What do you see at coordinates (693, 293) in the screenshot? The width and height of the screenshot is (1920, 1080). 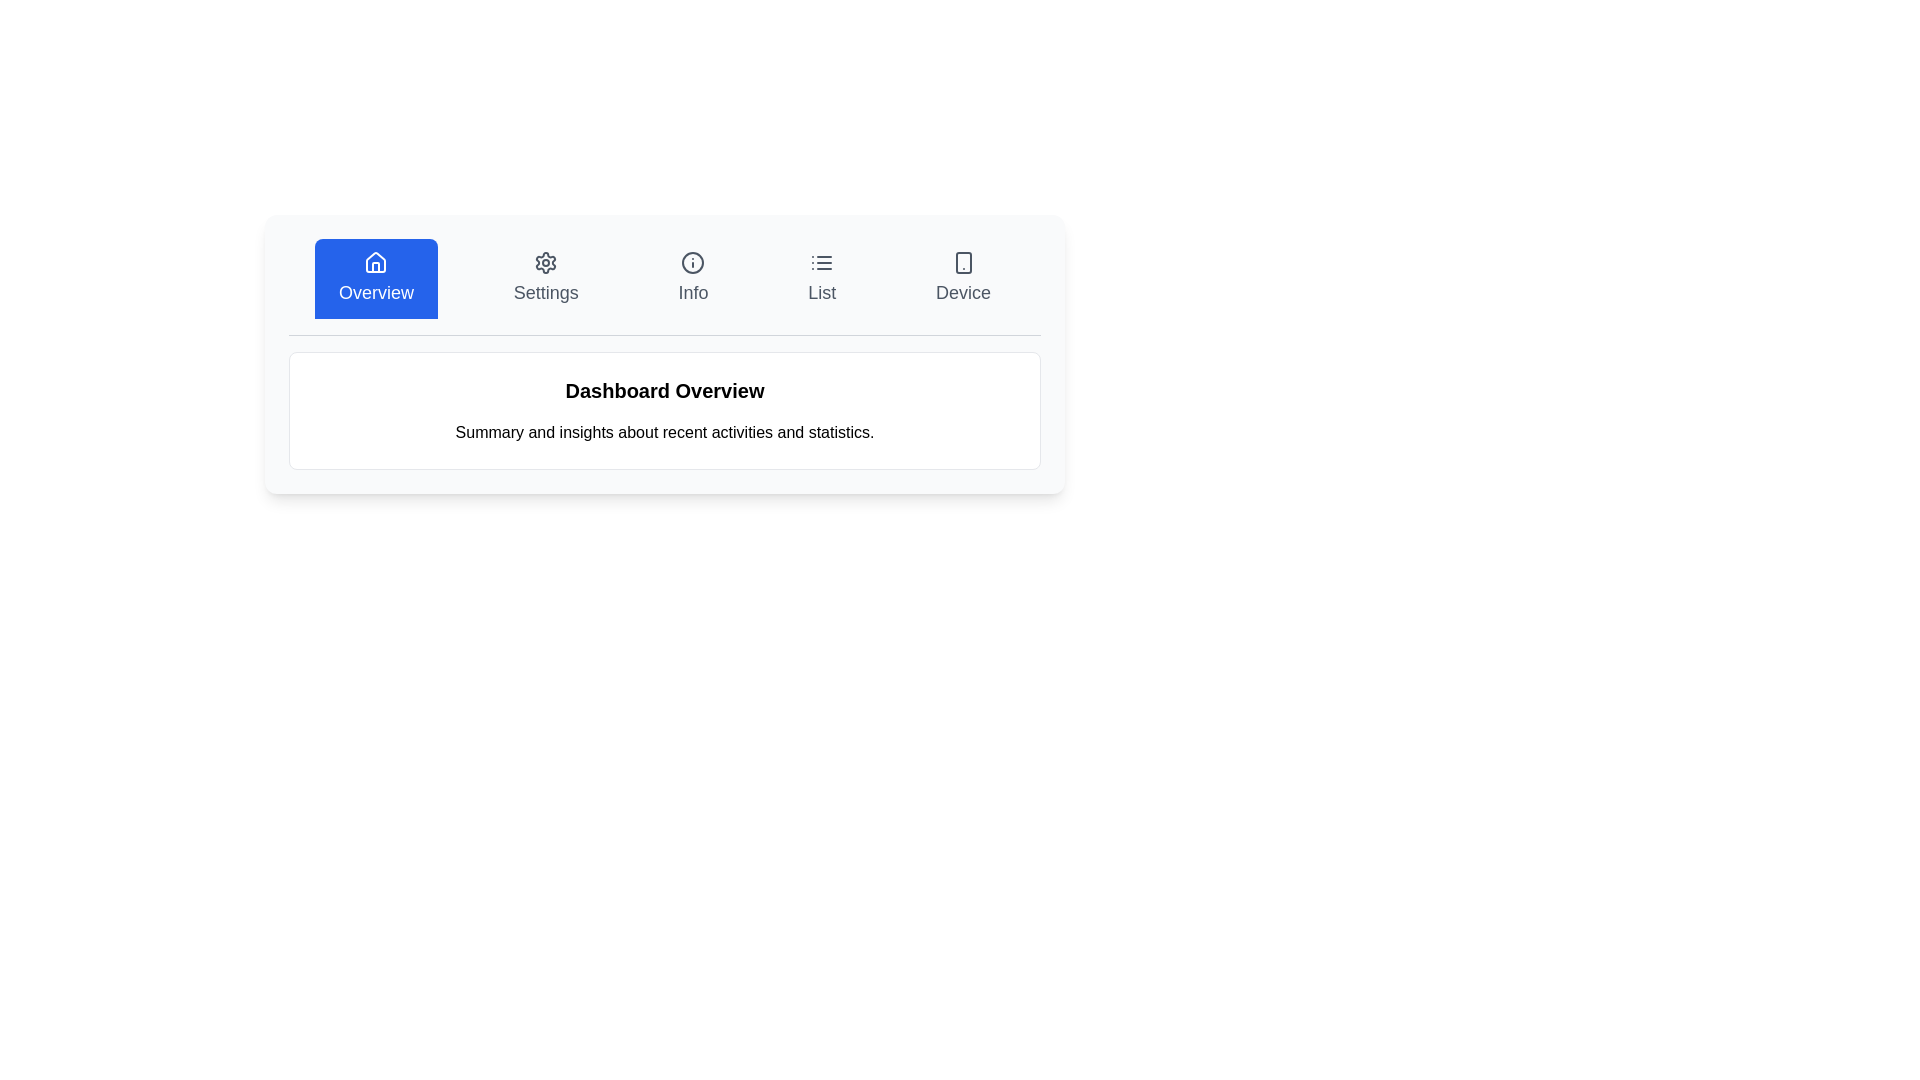 I see `the 'Info' text label in the navigation bar` at bounding box center [693, 293].